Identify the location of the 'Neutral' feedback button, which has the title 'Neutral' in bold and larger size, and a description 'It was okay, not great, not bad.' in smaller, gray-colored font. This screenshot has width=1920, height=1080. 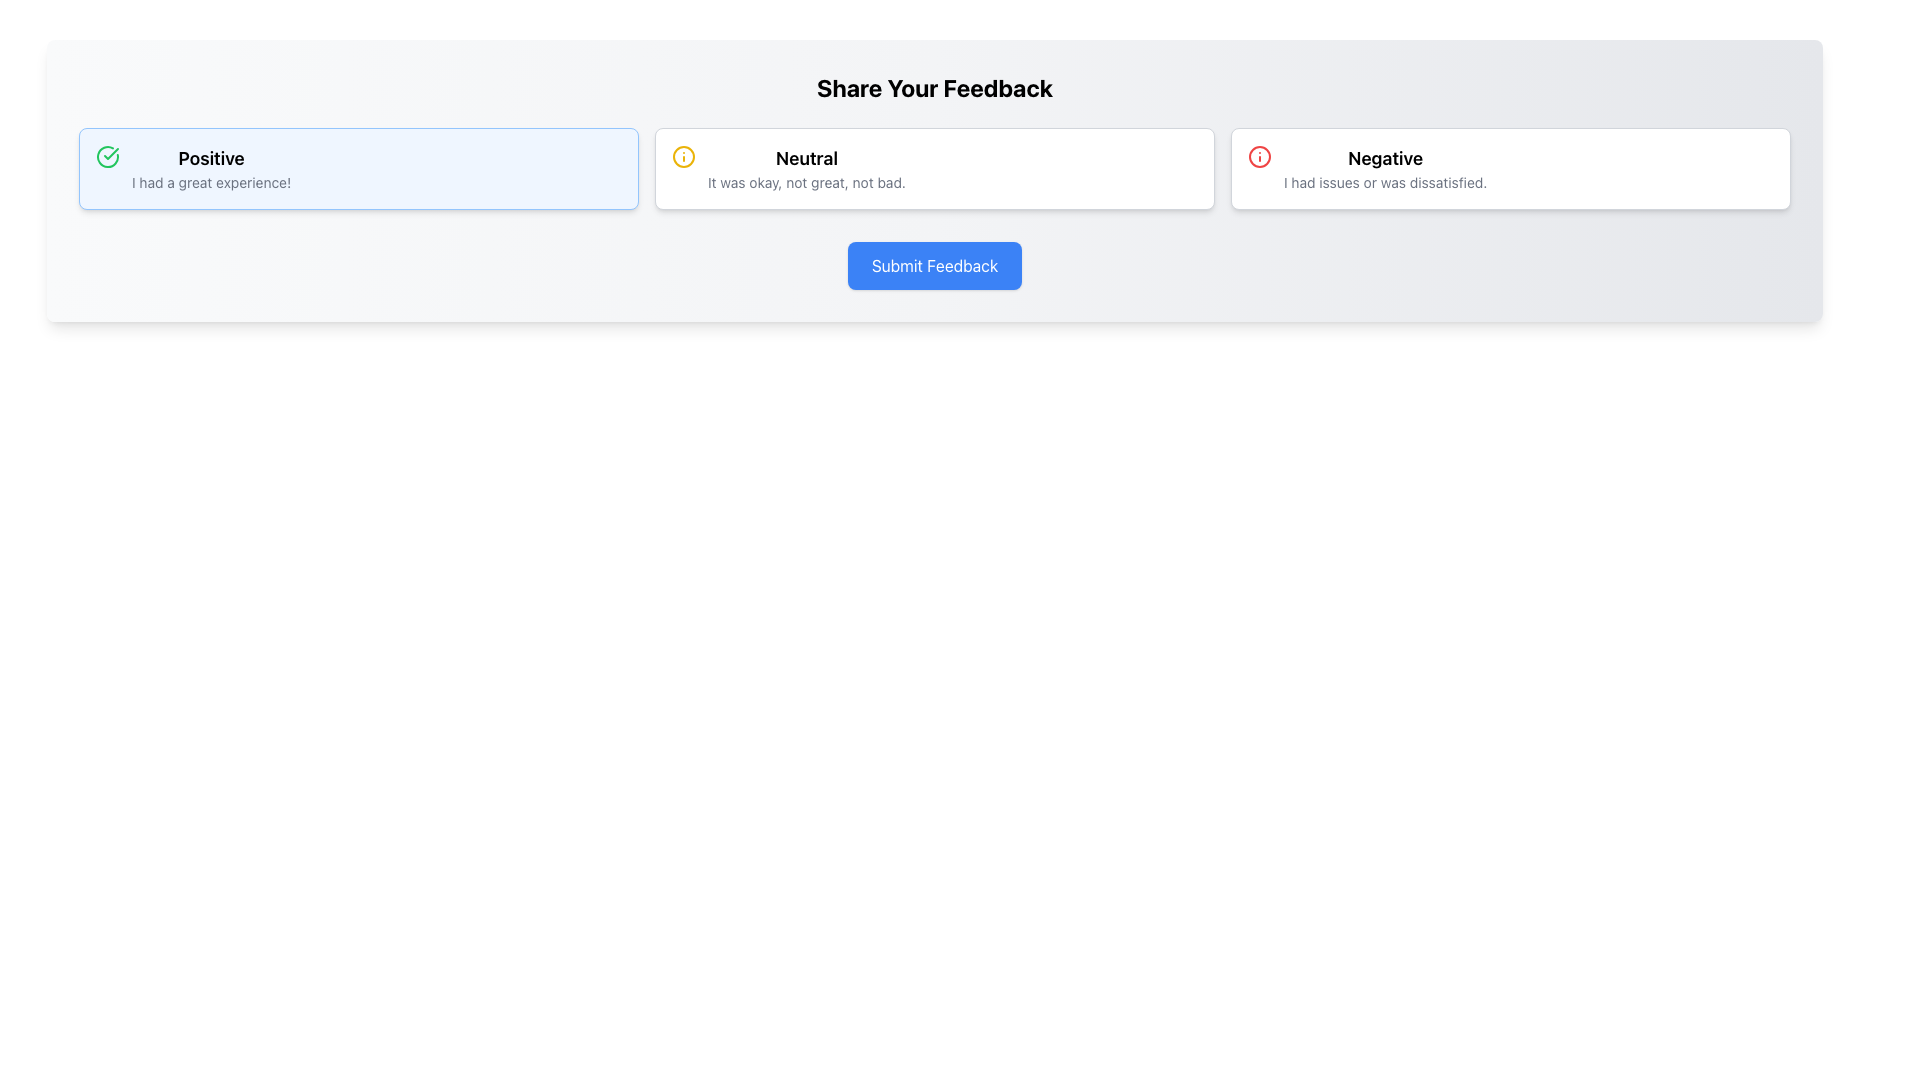
(806, 168).